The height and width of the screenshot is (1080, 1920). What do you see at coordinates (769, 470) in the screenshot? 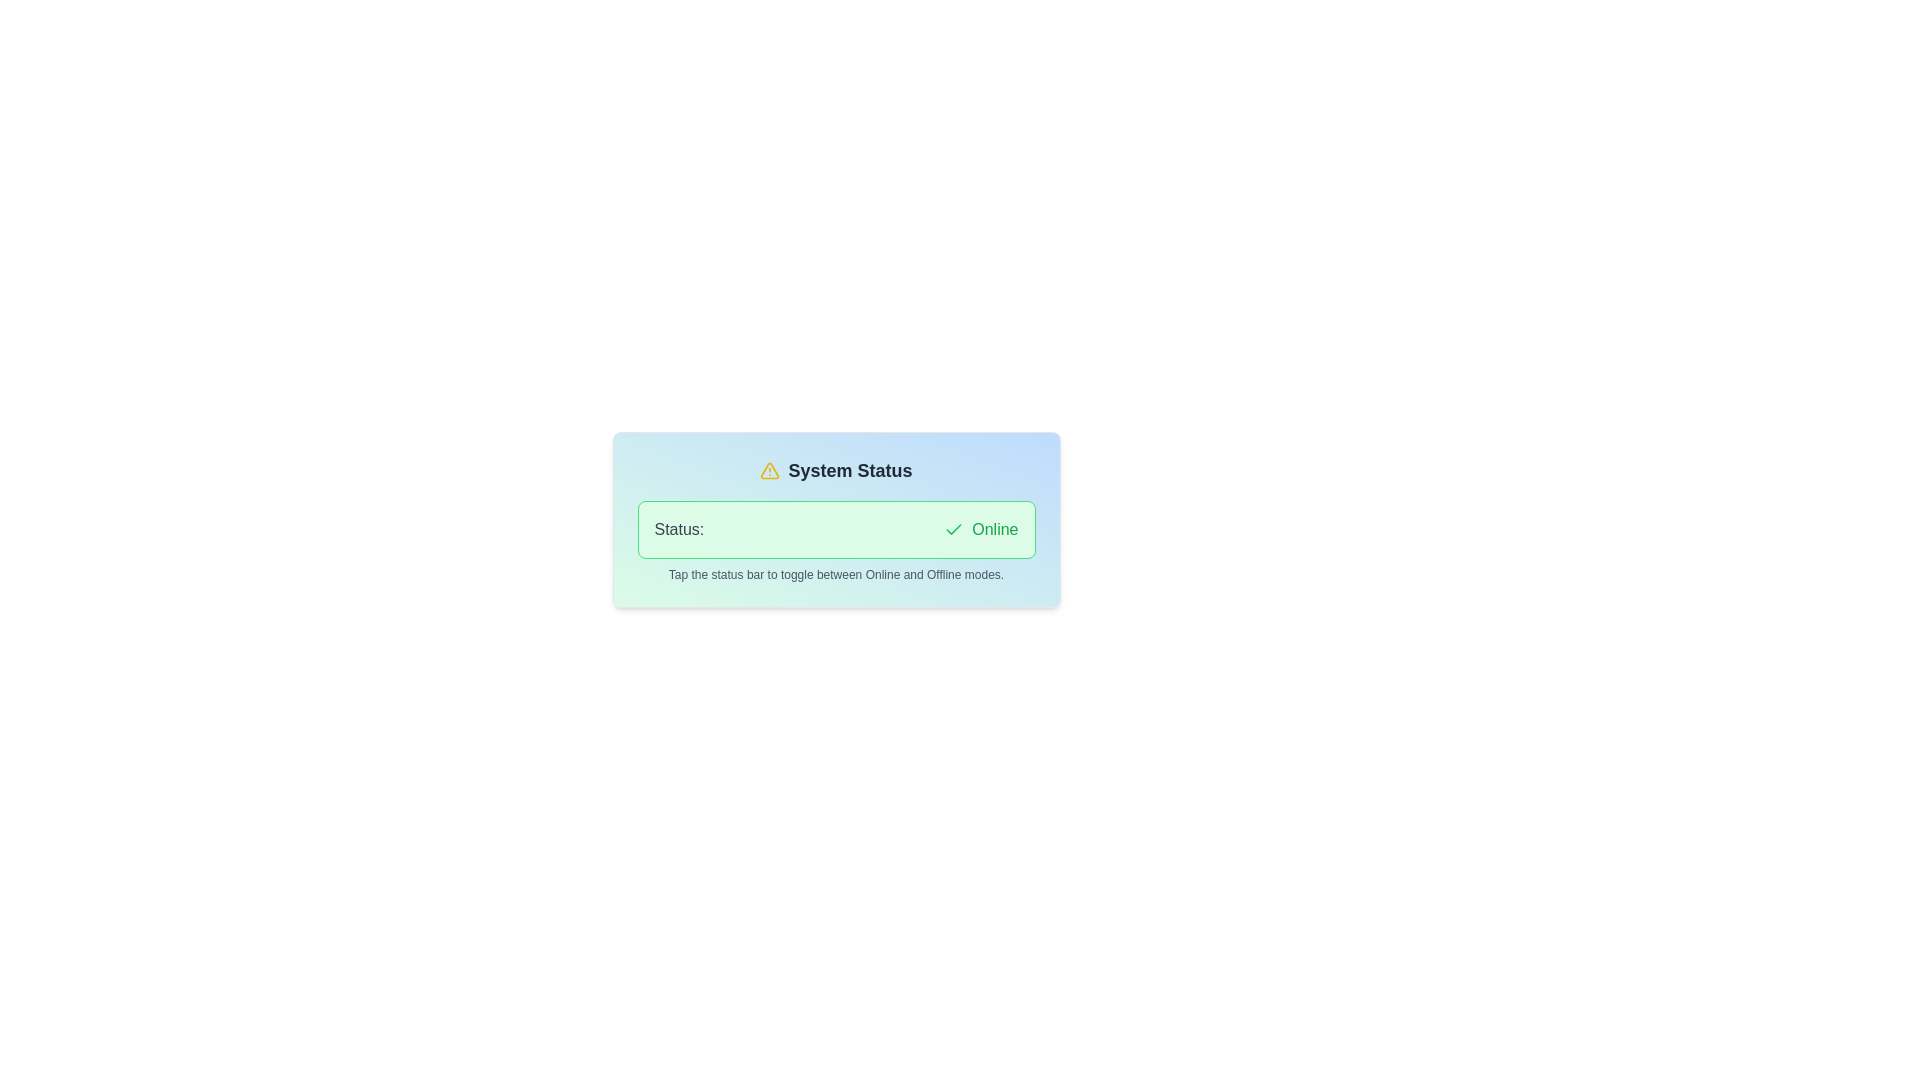
I see `the warning icon that represents a system status alert, located to the left of the 'System Status' text in the top section of the card` at bounding box center [769, 470].